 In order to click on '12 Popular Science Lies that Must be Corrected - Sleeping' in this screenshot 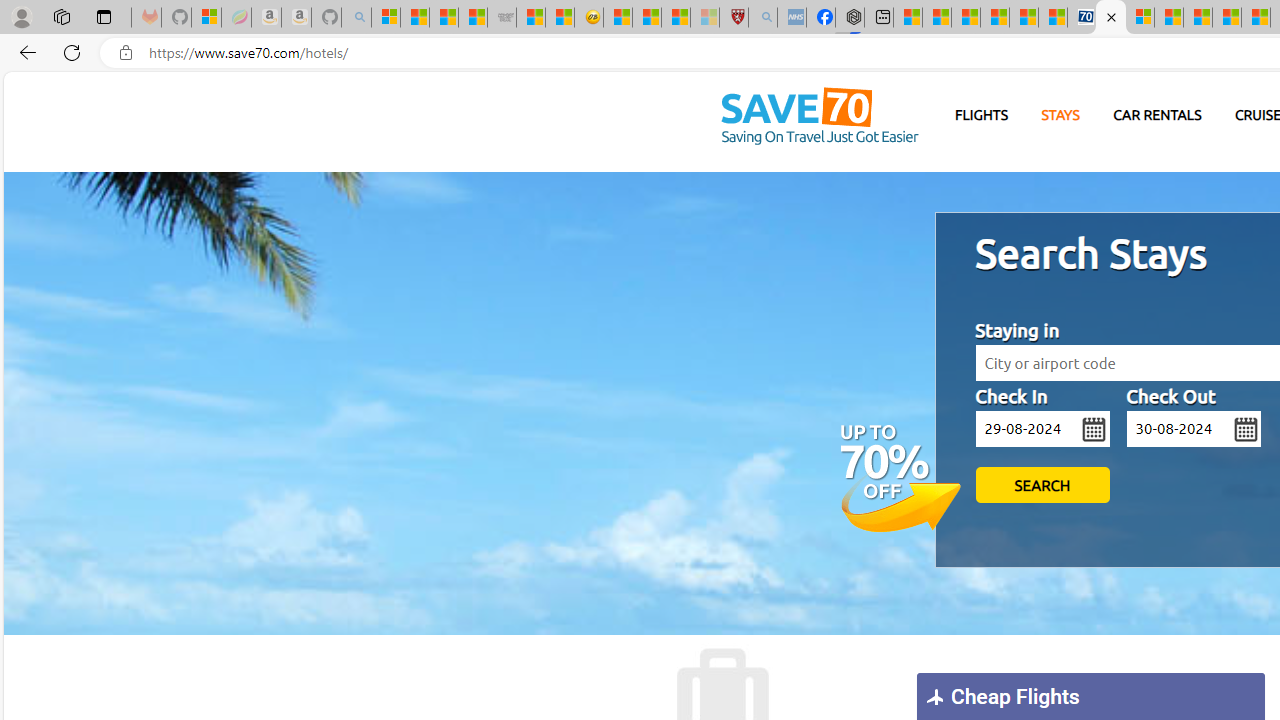, I will do `click(705, 17)`.